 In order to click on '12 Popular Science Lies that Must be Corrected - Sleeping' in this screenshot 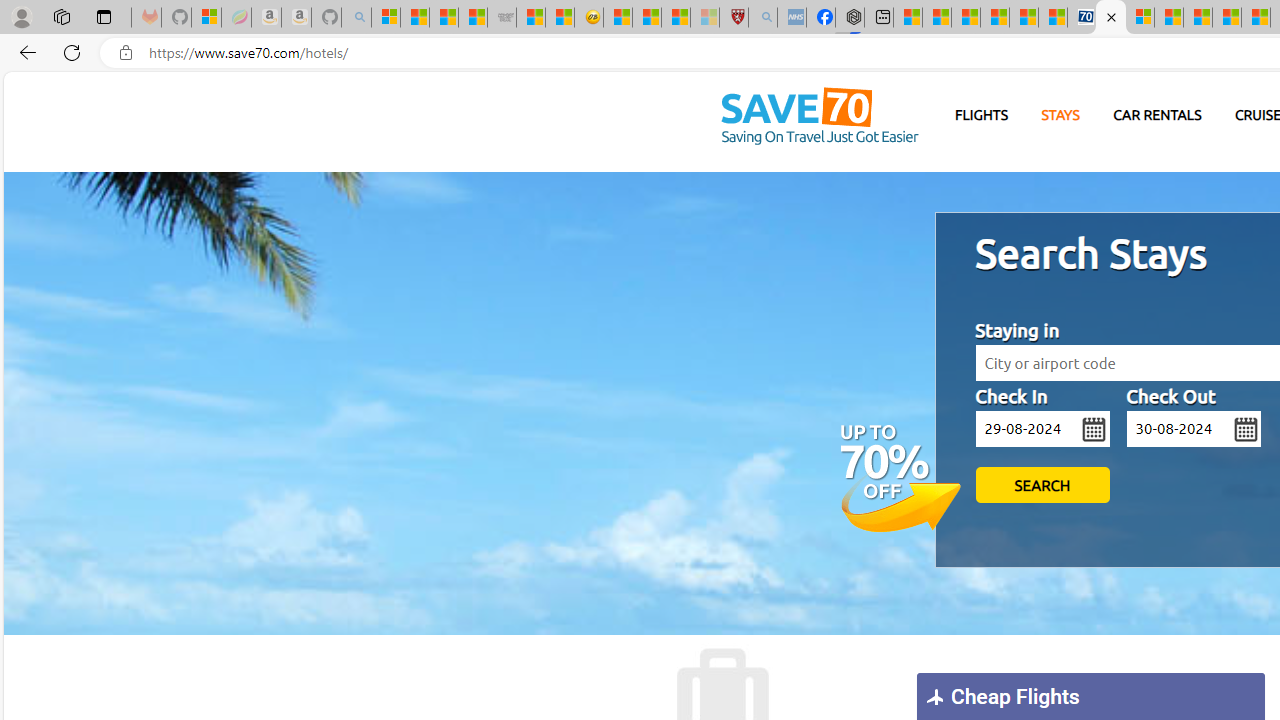, I will do `click(705, 17)`.